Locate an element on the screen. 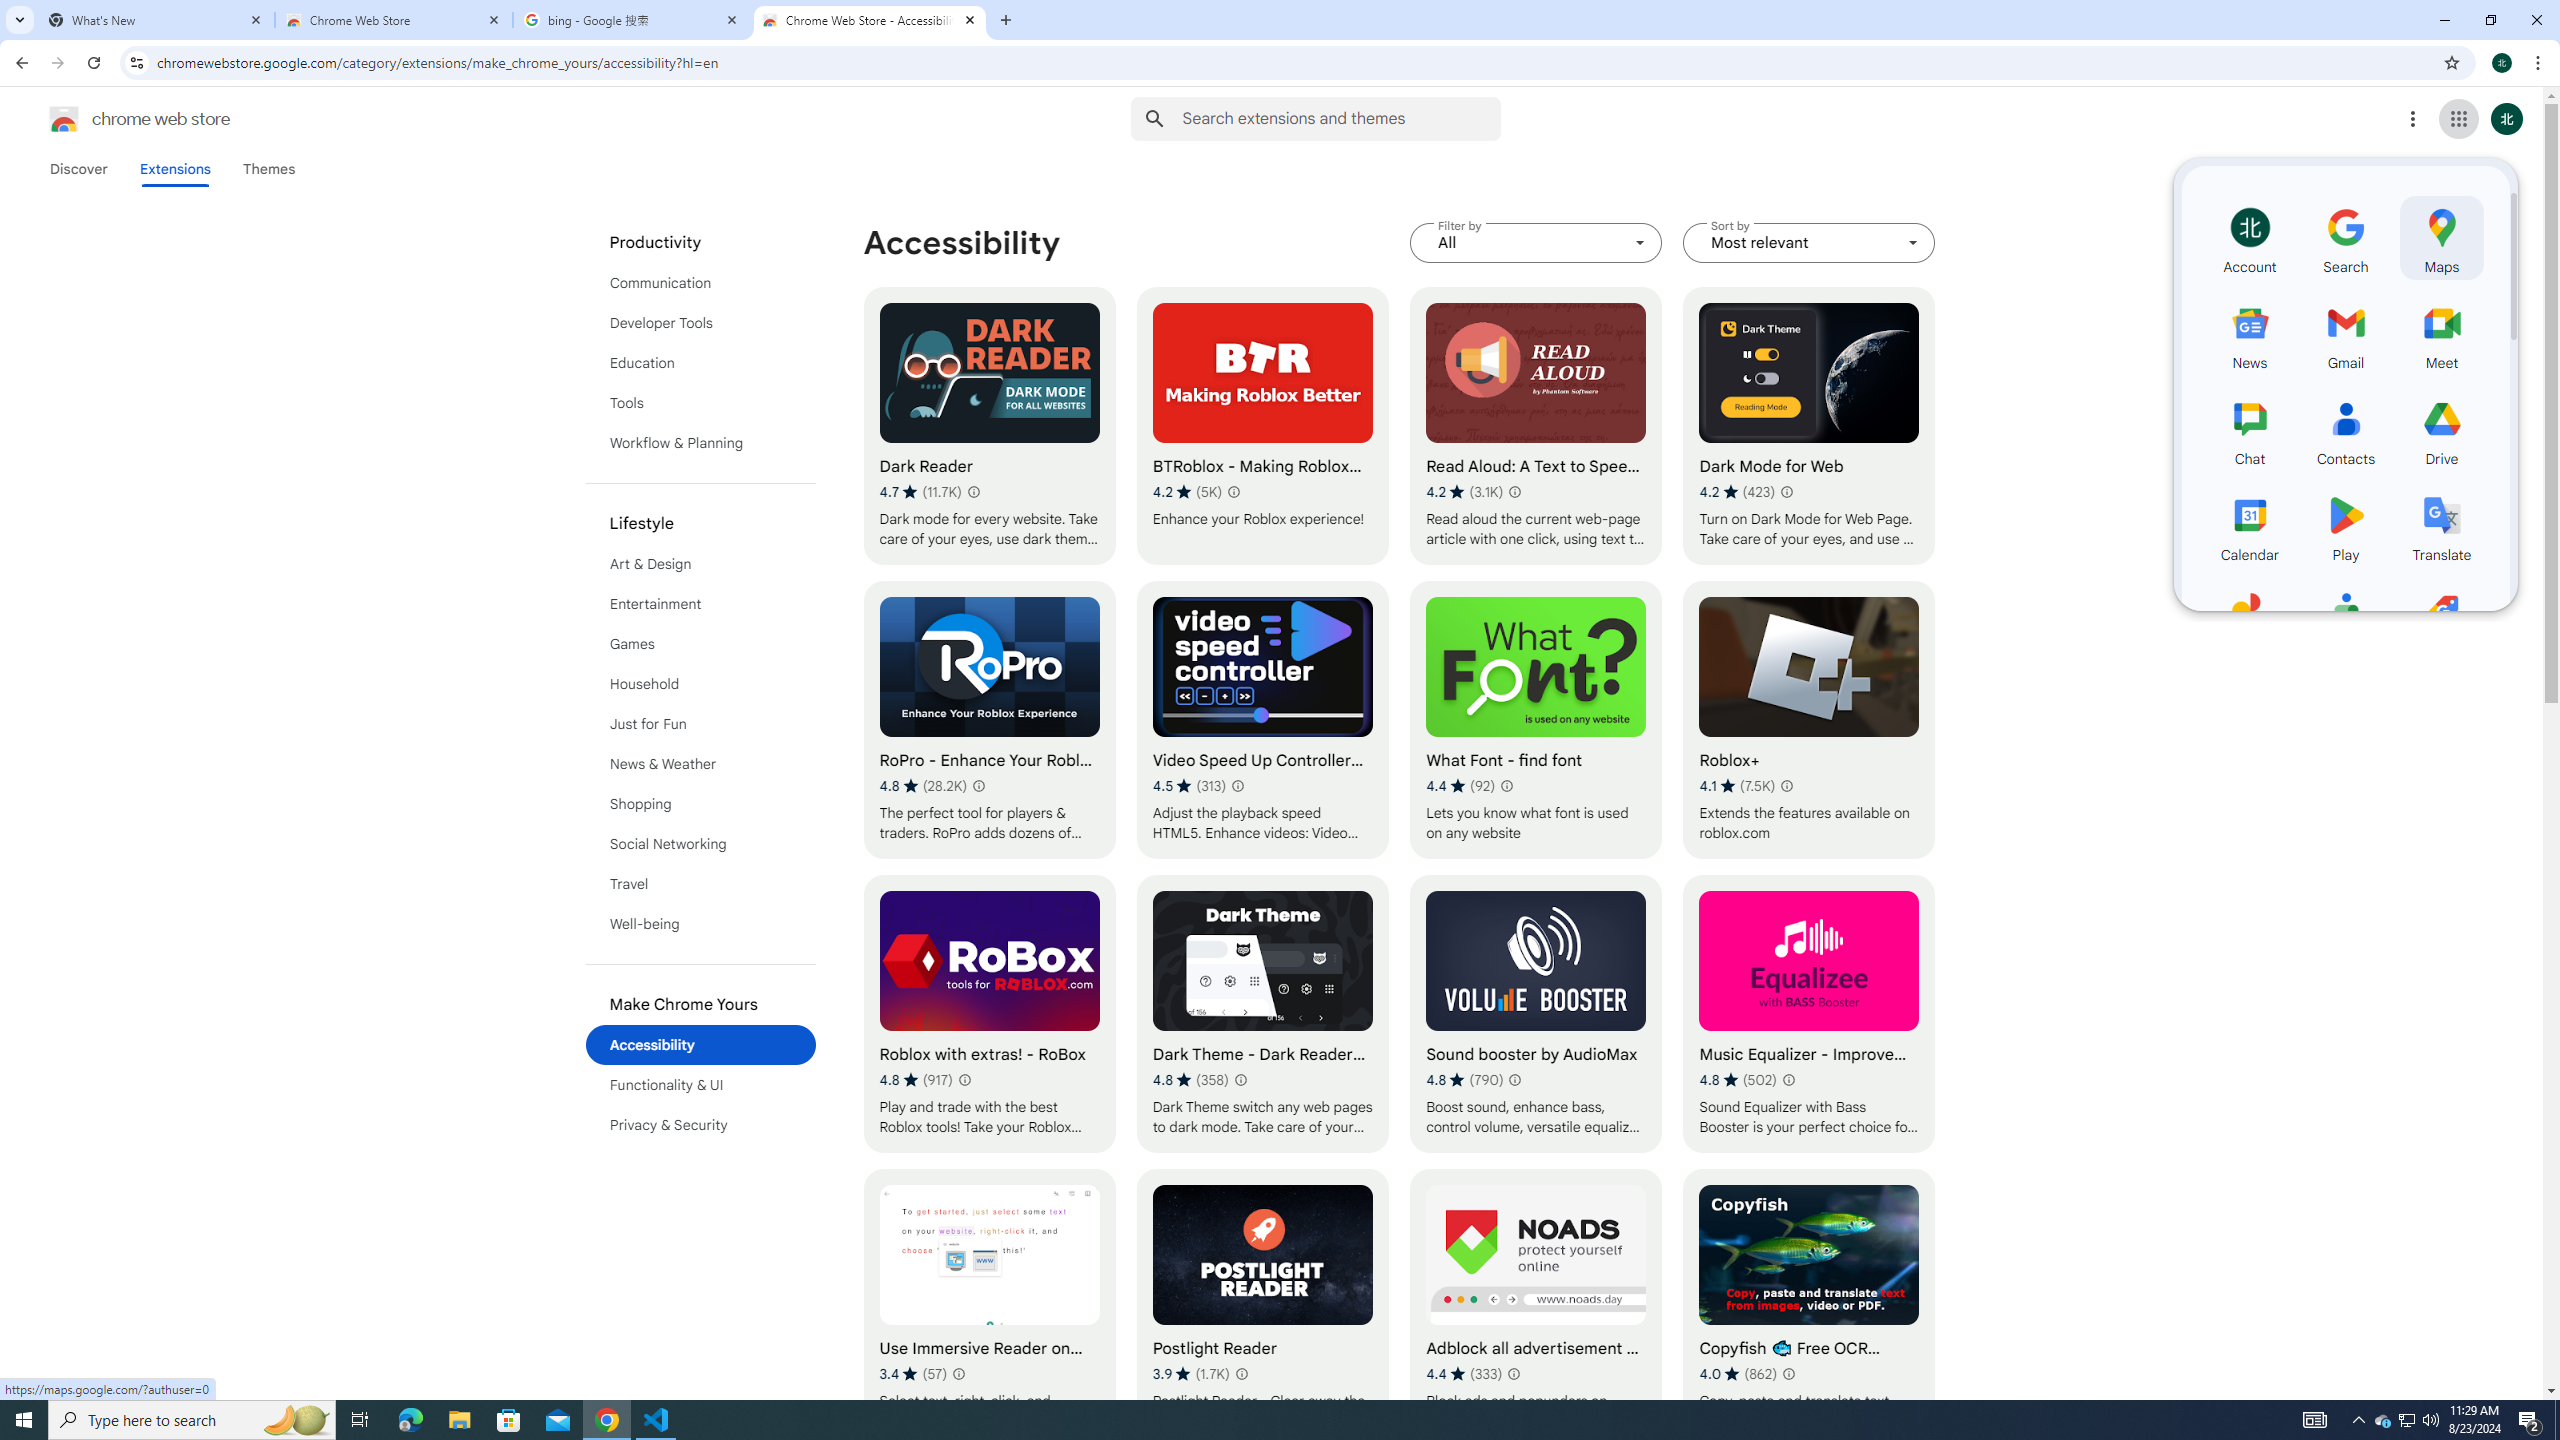 The image size is (2560, 1440). 'Roblox with extras! - RoBox' is located at coordinates (988, 1014).